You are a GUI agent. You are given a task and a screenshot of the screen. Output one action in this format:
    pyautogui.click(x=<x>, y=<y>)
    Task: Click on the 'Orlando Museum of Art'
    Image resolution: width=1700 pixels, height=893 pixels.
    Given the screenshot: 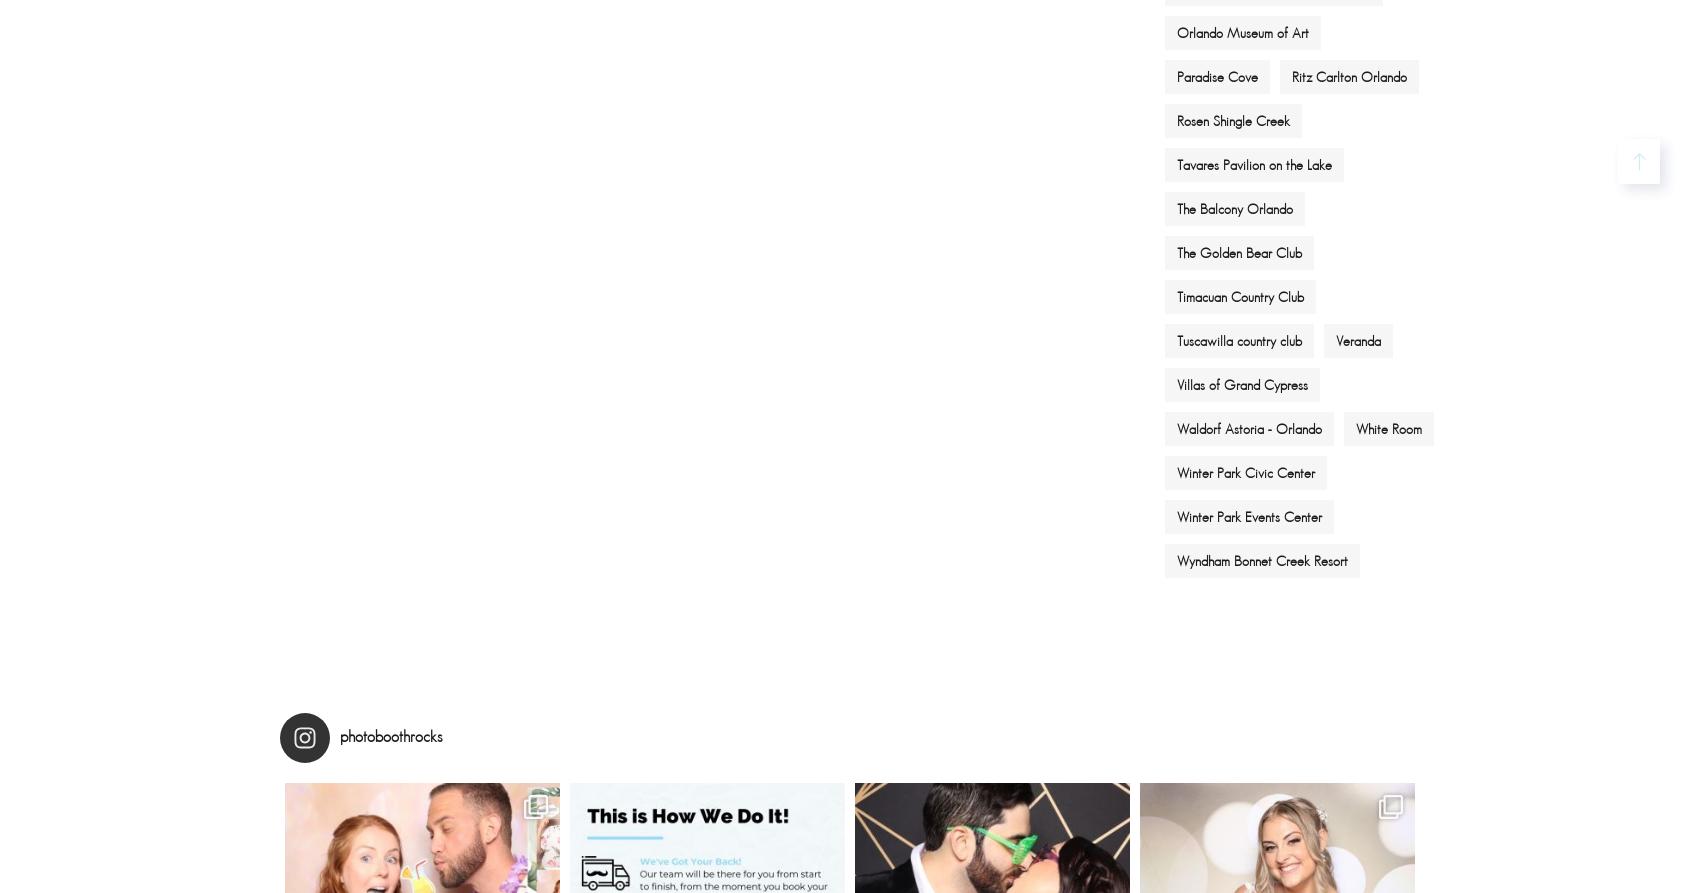 What is the action you would take?
    pyautogui.click(x=1242, y=31)
    